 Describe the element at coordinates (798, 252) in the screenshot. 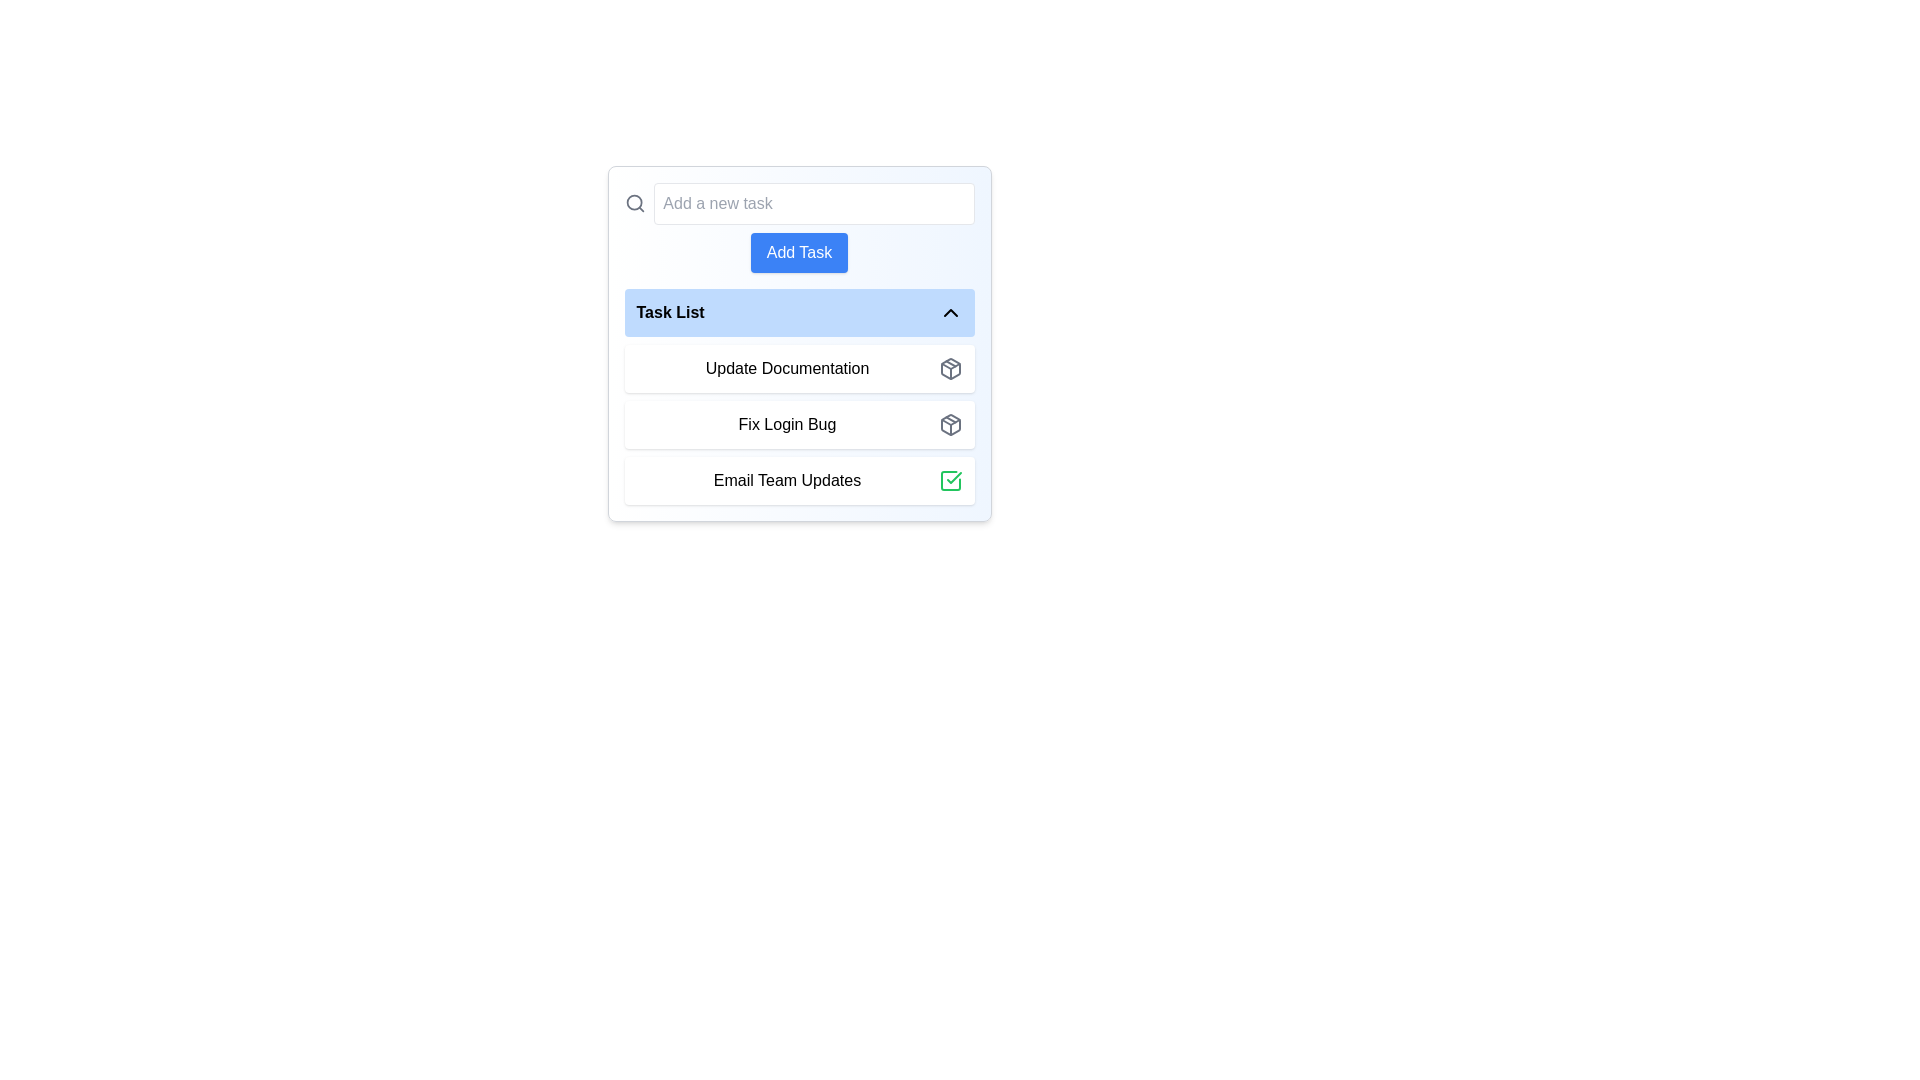

I see `the 'Add Task' button, which is a rectangular button with a blue background and white text, located below the 'Add a new task' input field` at that location.